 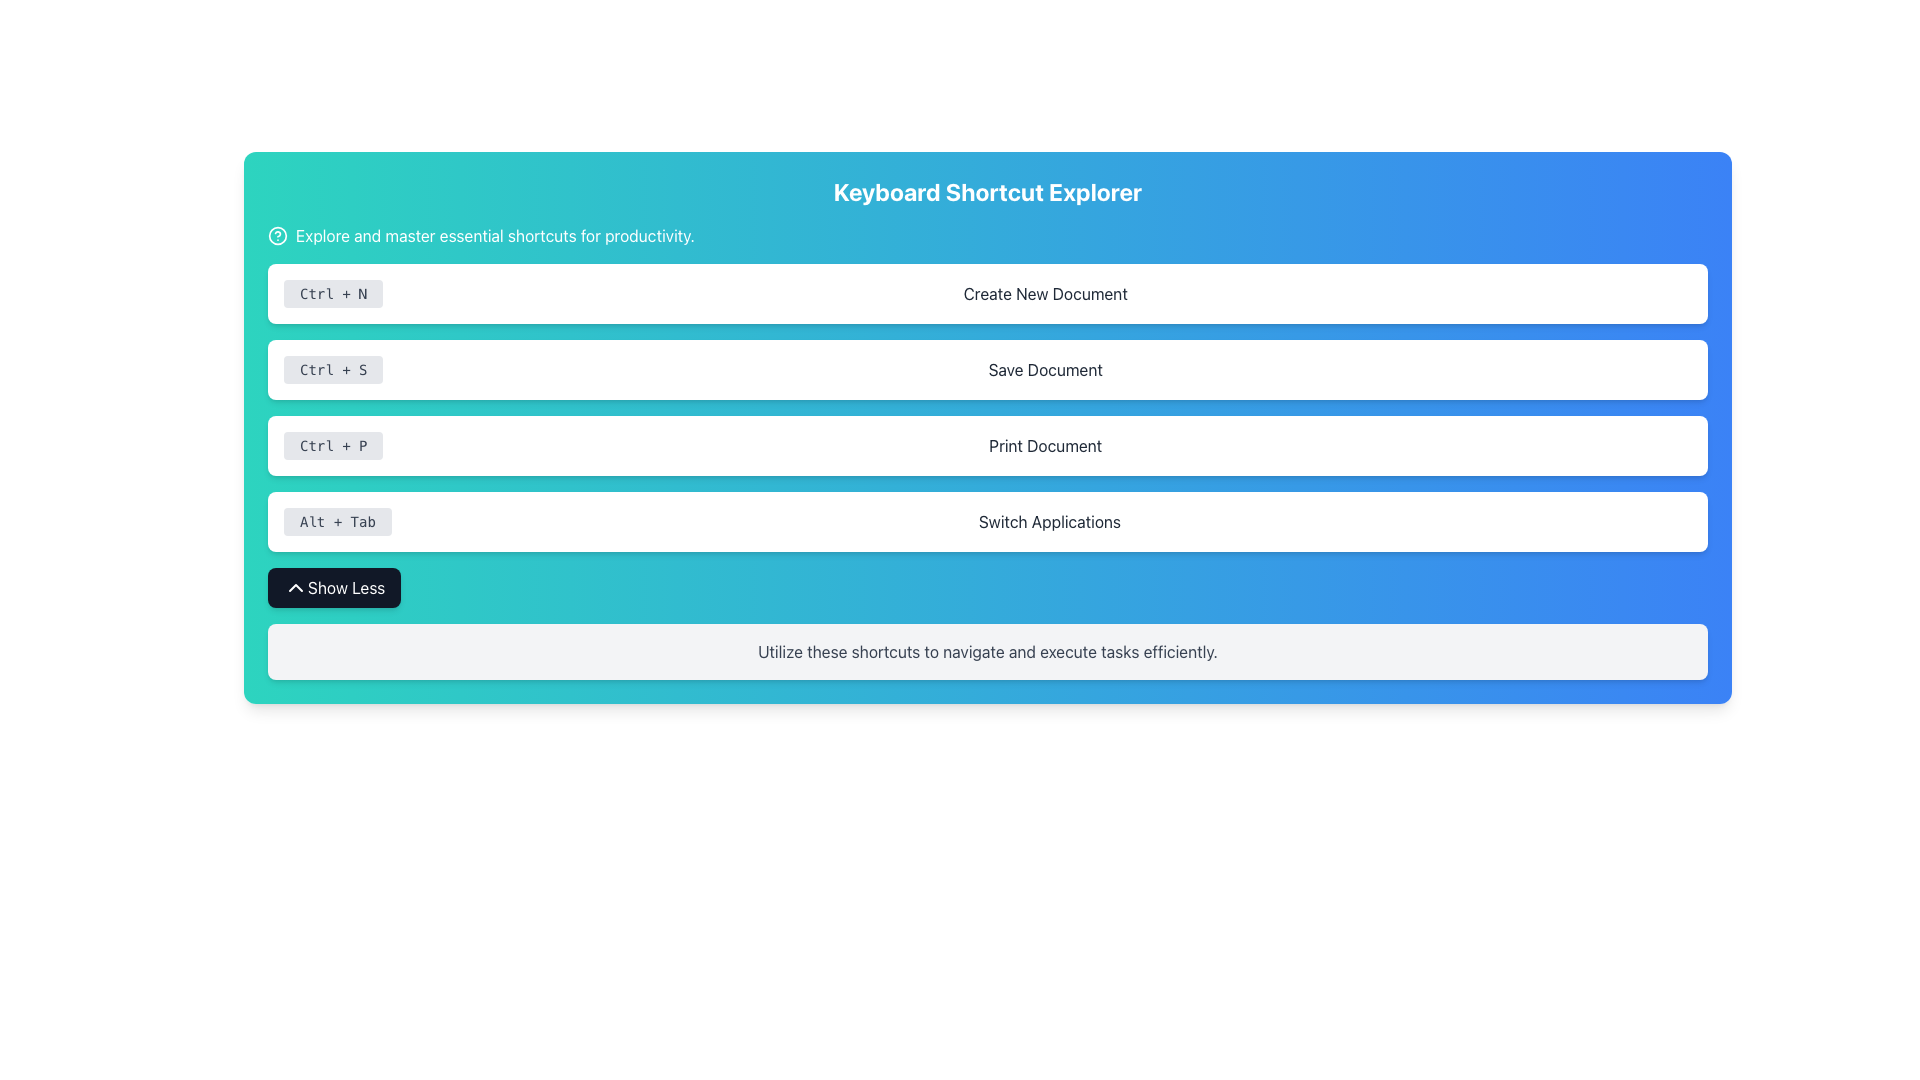 I want to click on the informational row displaying the keyboard shortcut for printing a document, which is the third item in the list of keyboard shortcuts, so click(x=988, y=445).